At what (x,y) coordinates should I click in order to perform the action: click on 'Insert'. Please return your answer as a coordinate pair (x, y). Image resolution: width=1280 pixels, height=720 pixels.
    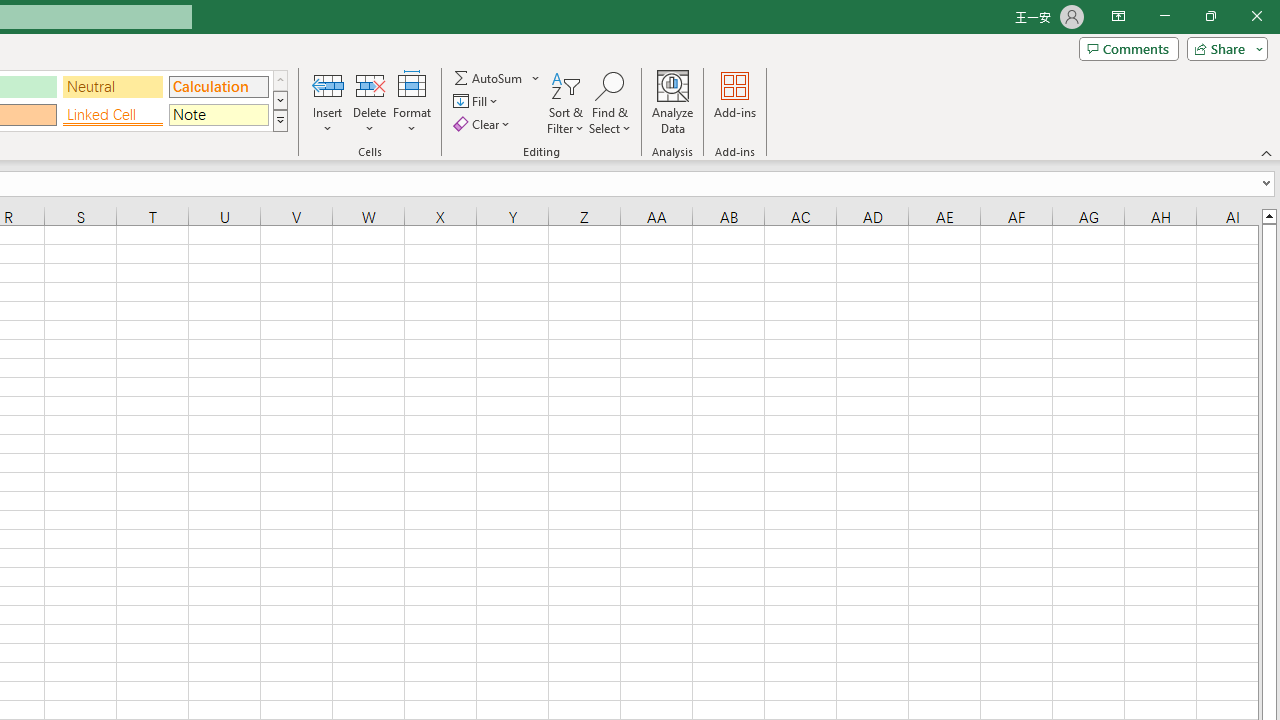
    Looking at the image, I should click on (328, 103).